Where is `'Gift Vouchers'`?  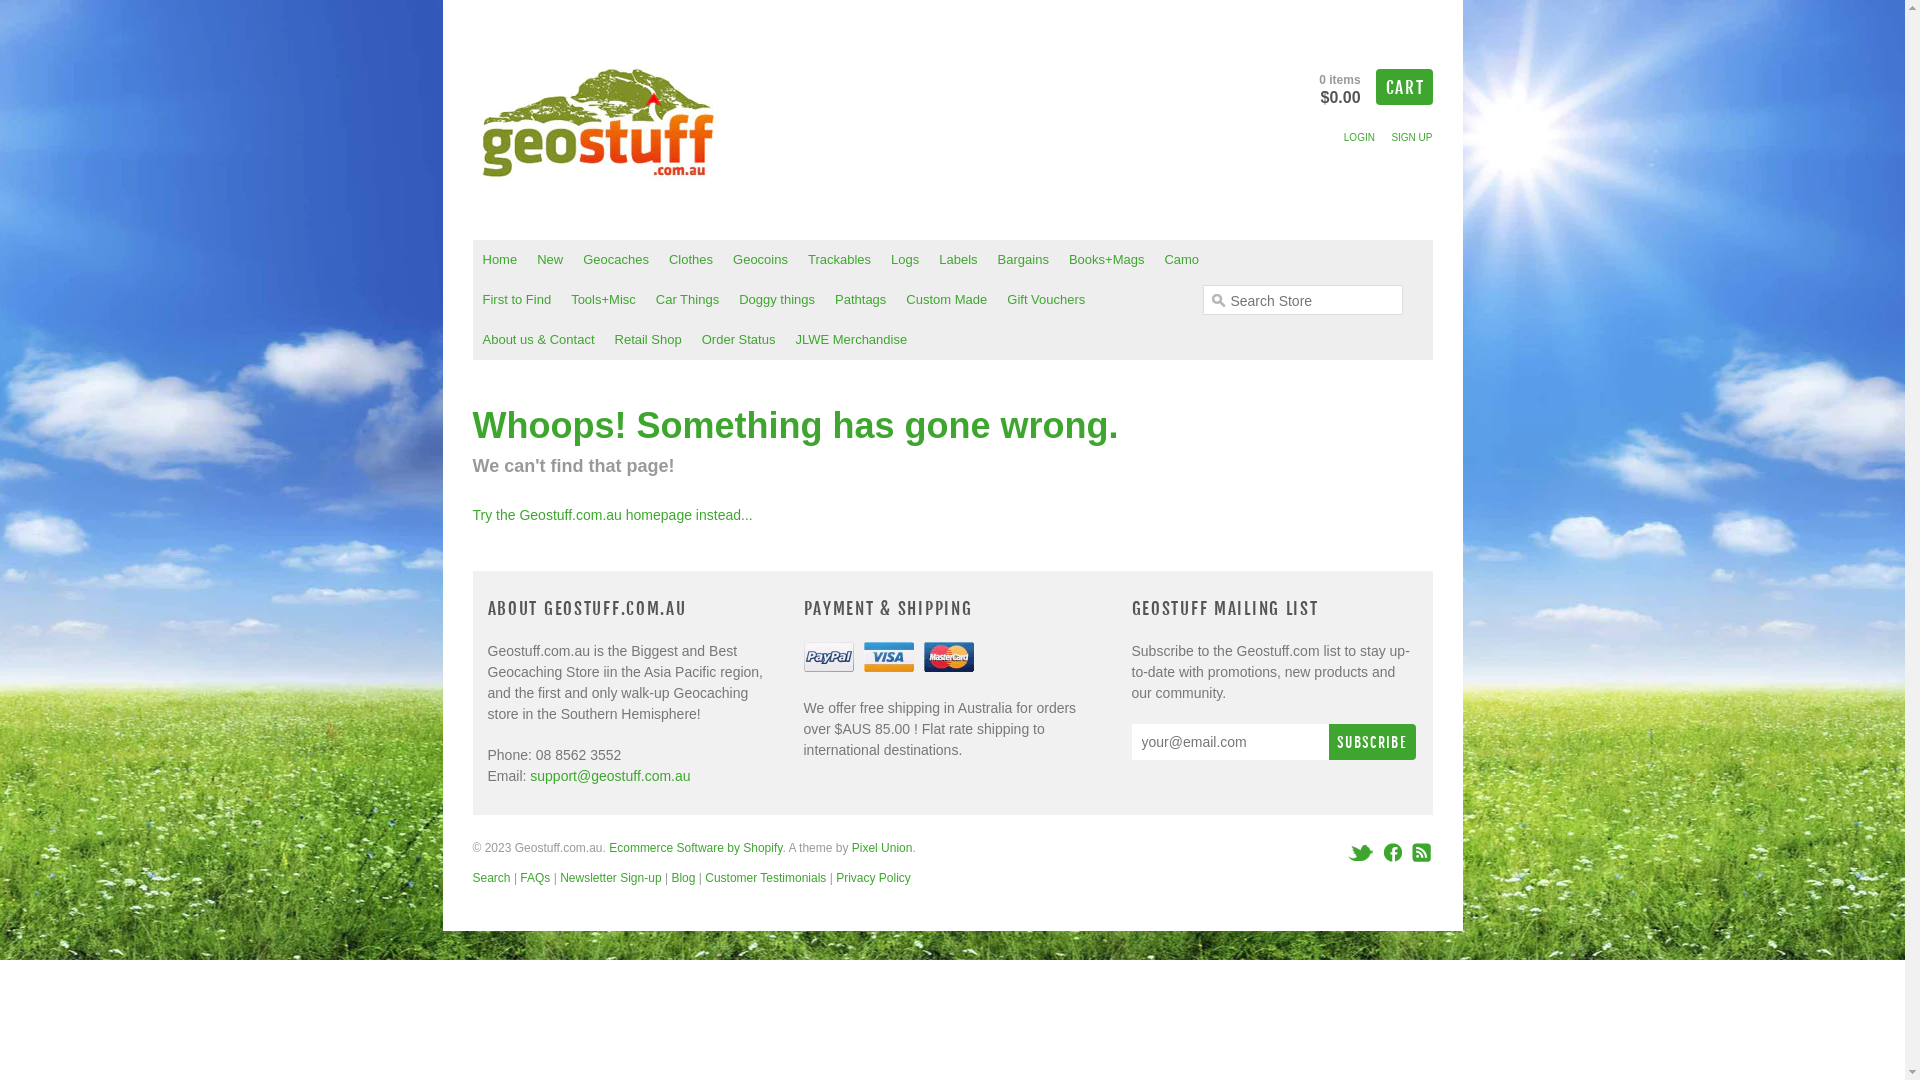 'Gift Vouchers' is located at coordinates (1045, 300).